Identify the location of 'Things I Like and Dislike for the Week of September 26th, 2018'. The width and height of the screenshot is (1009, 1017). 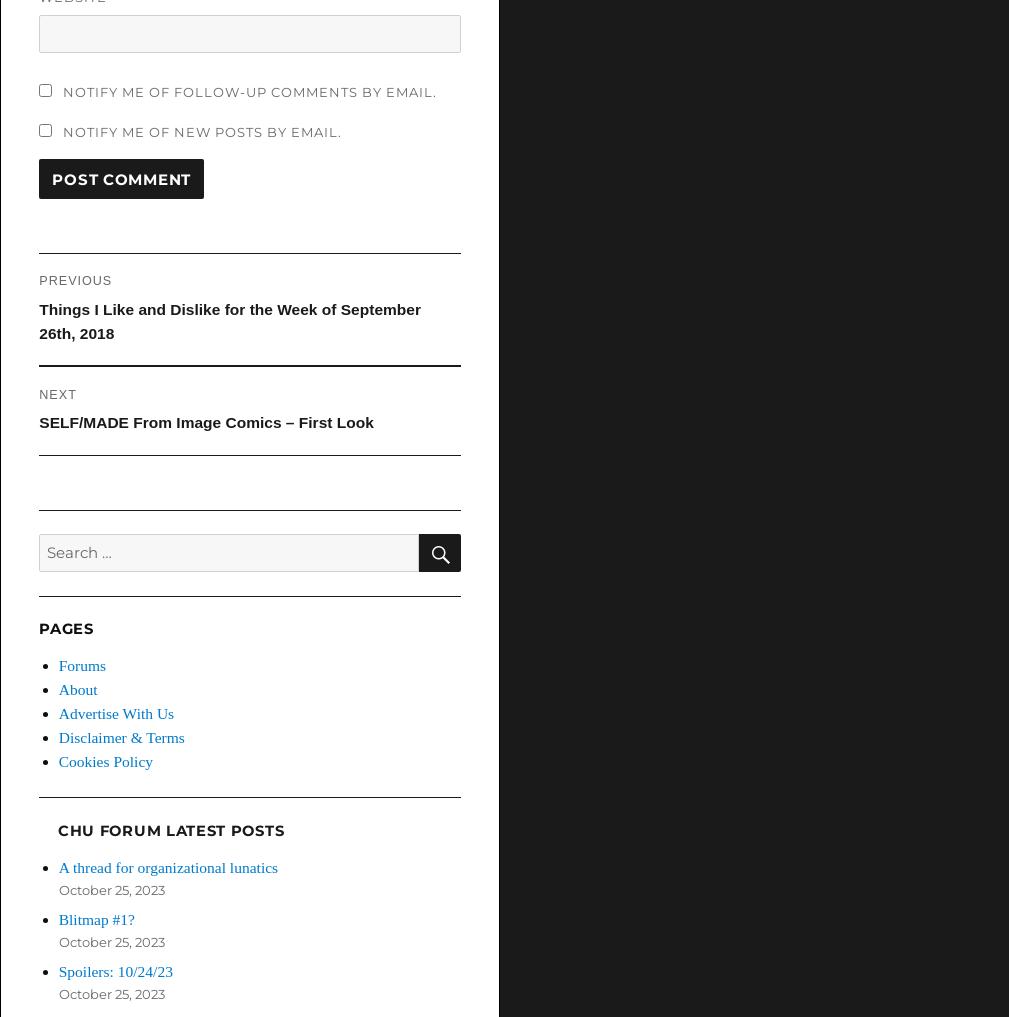
(228, 320).